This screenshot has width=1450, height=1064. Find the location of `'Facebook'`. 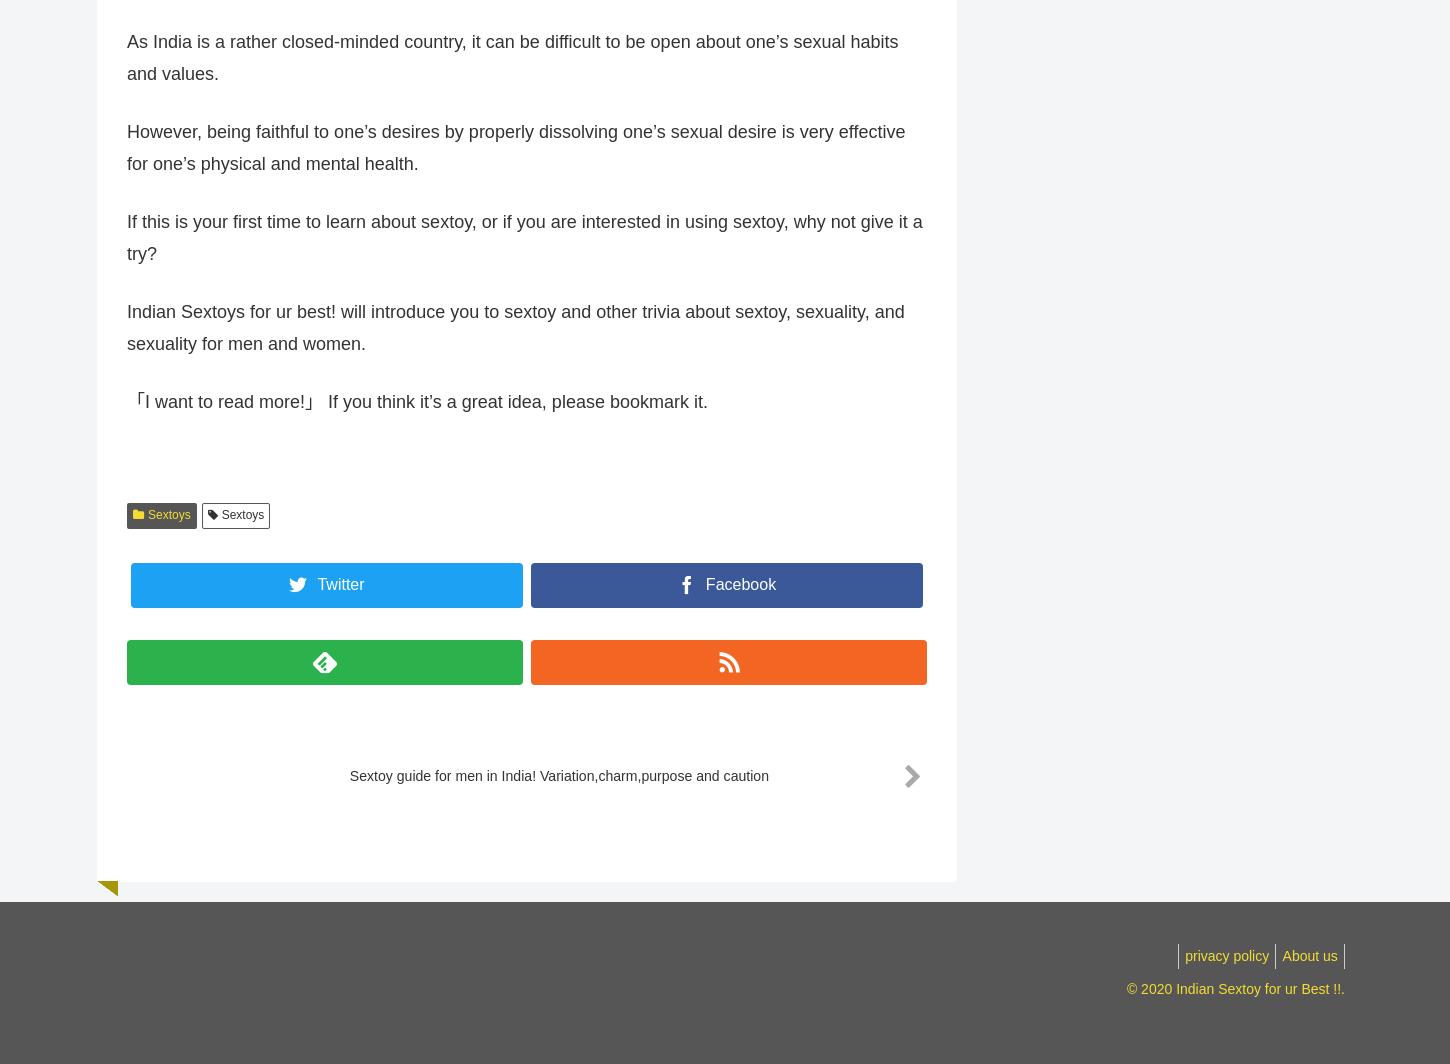

'Facebook' is located at coordinates (740, 595).